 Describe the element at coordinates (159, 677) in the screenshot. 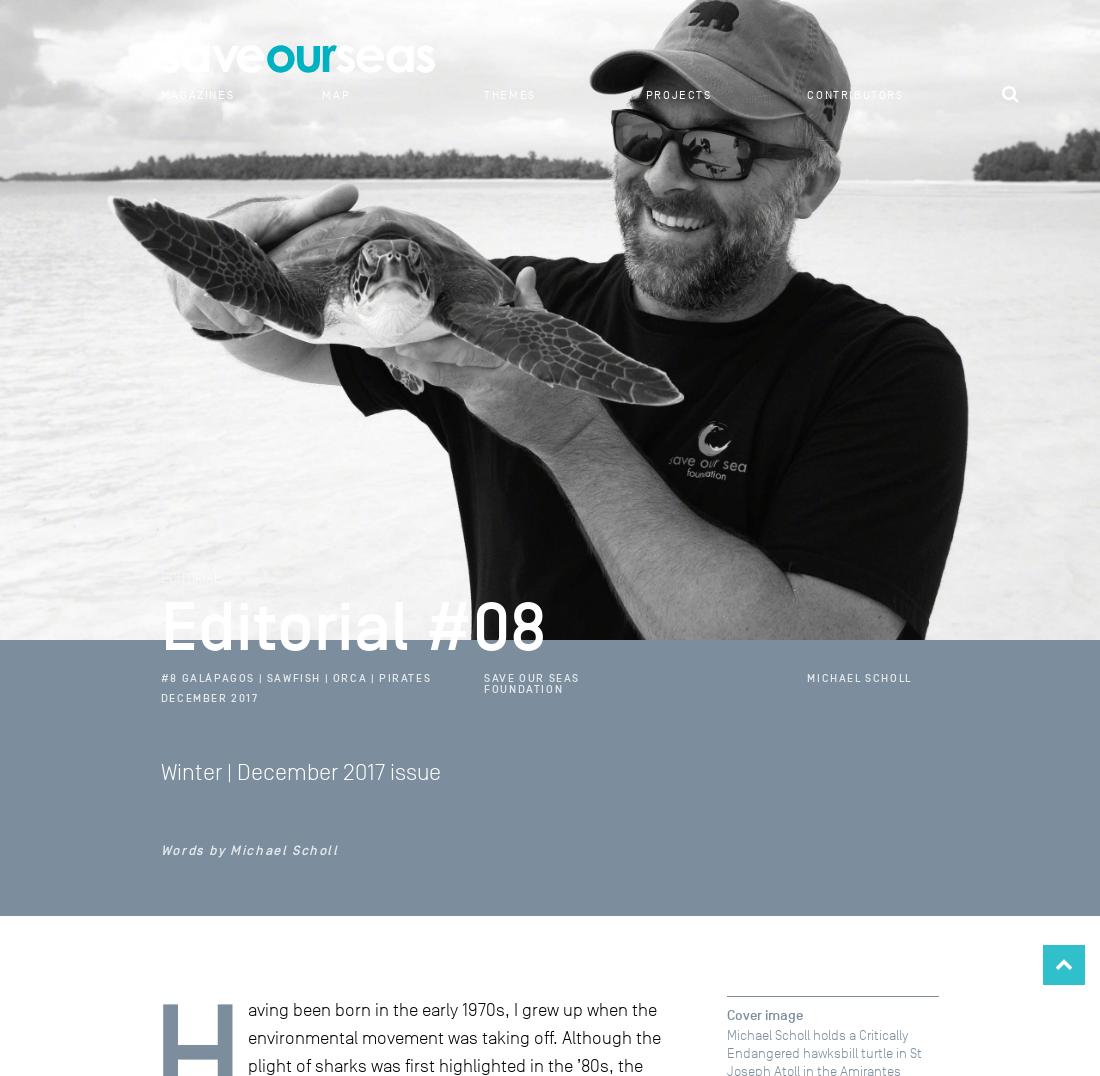

I see `'#8 Galápagos | Sawfish | Orca | Pirates'` at that location.